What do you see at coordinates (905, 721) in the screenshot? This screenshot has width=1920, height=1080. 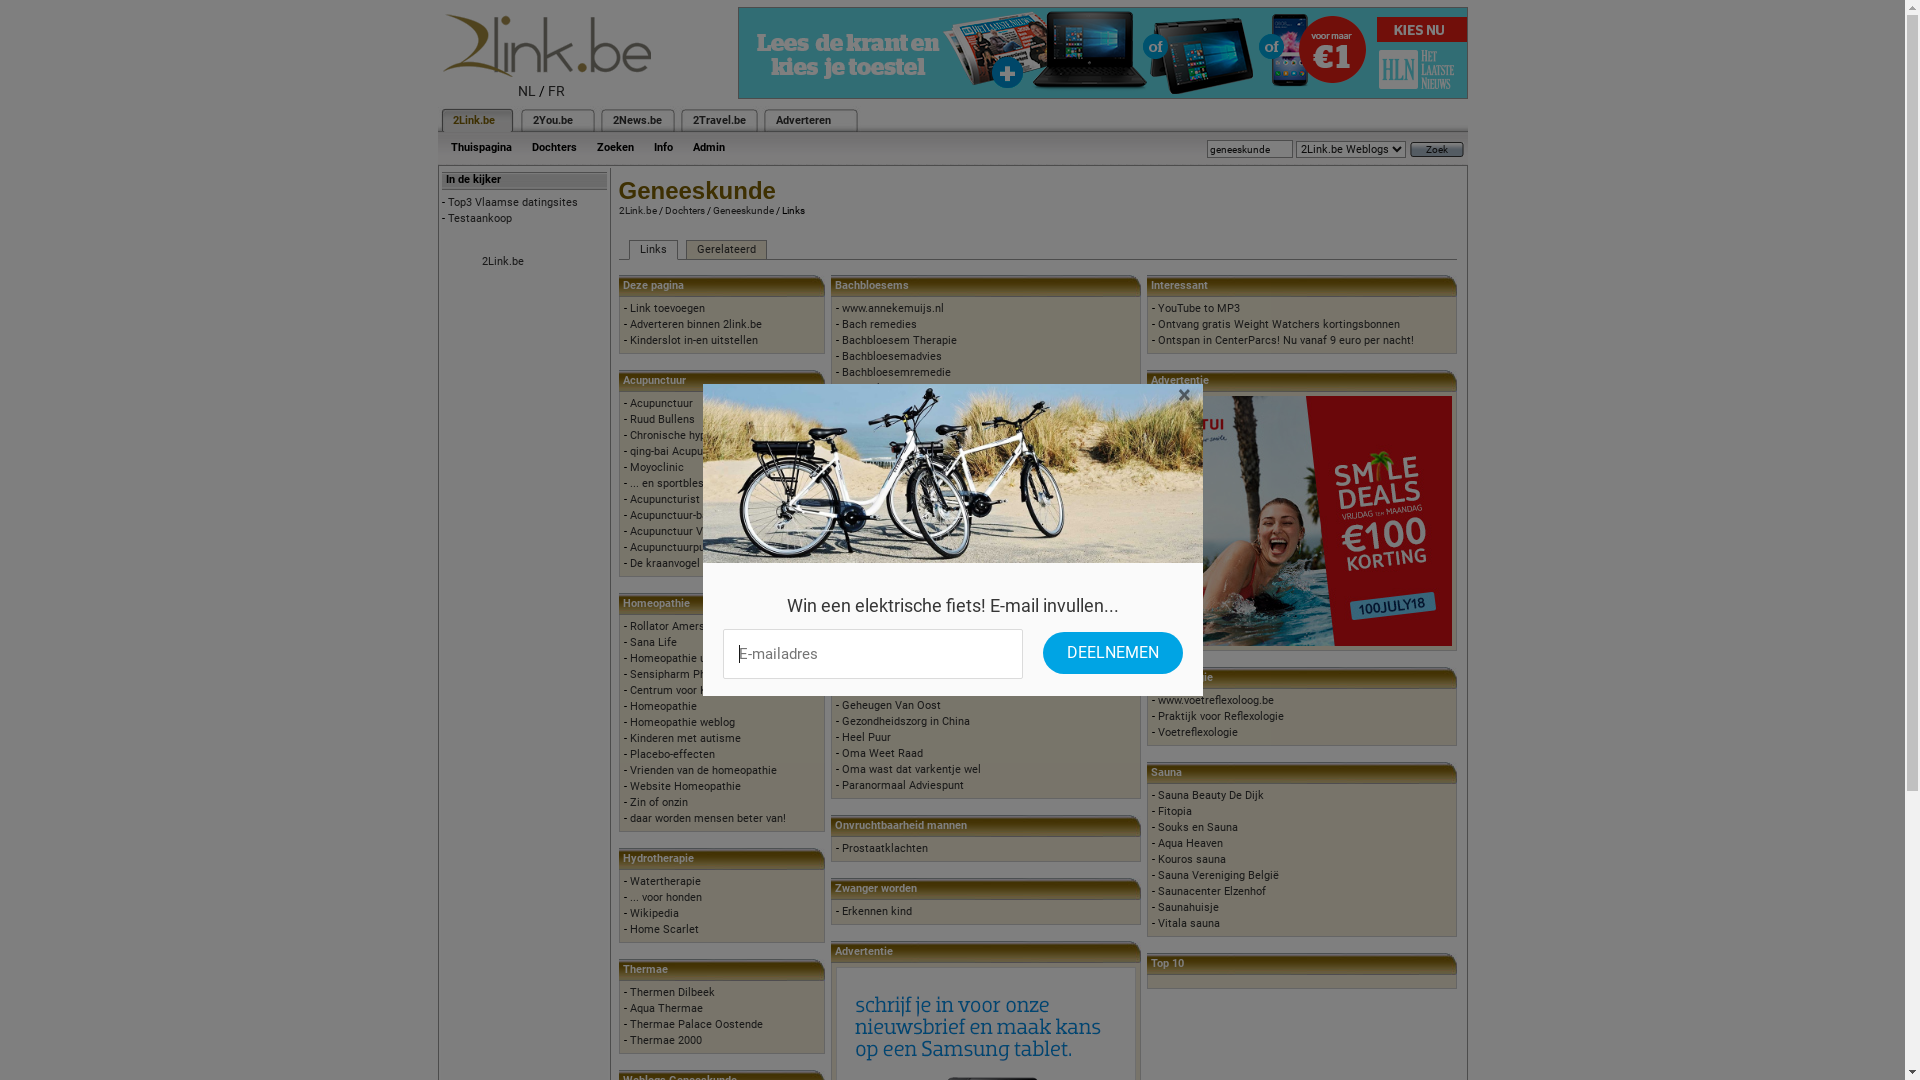 I see `'Gezondheidszorg in China'` at bounding box center [905, 721].